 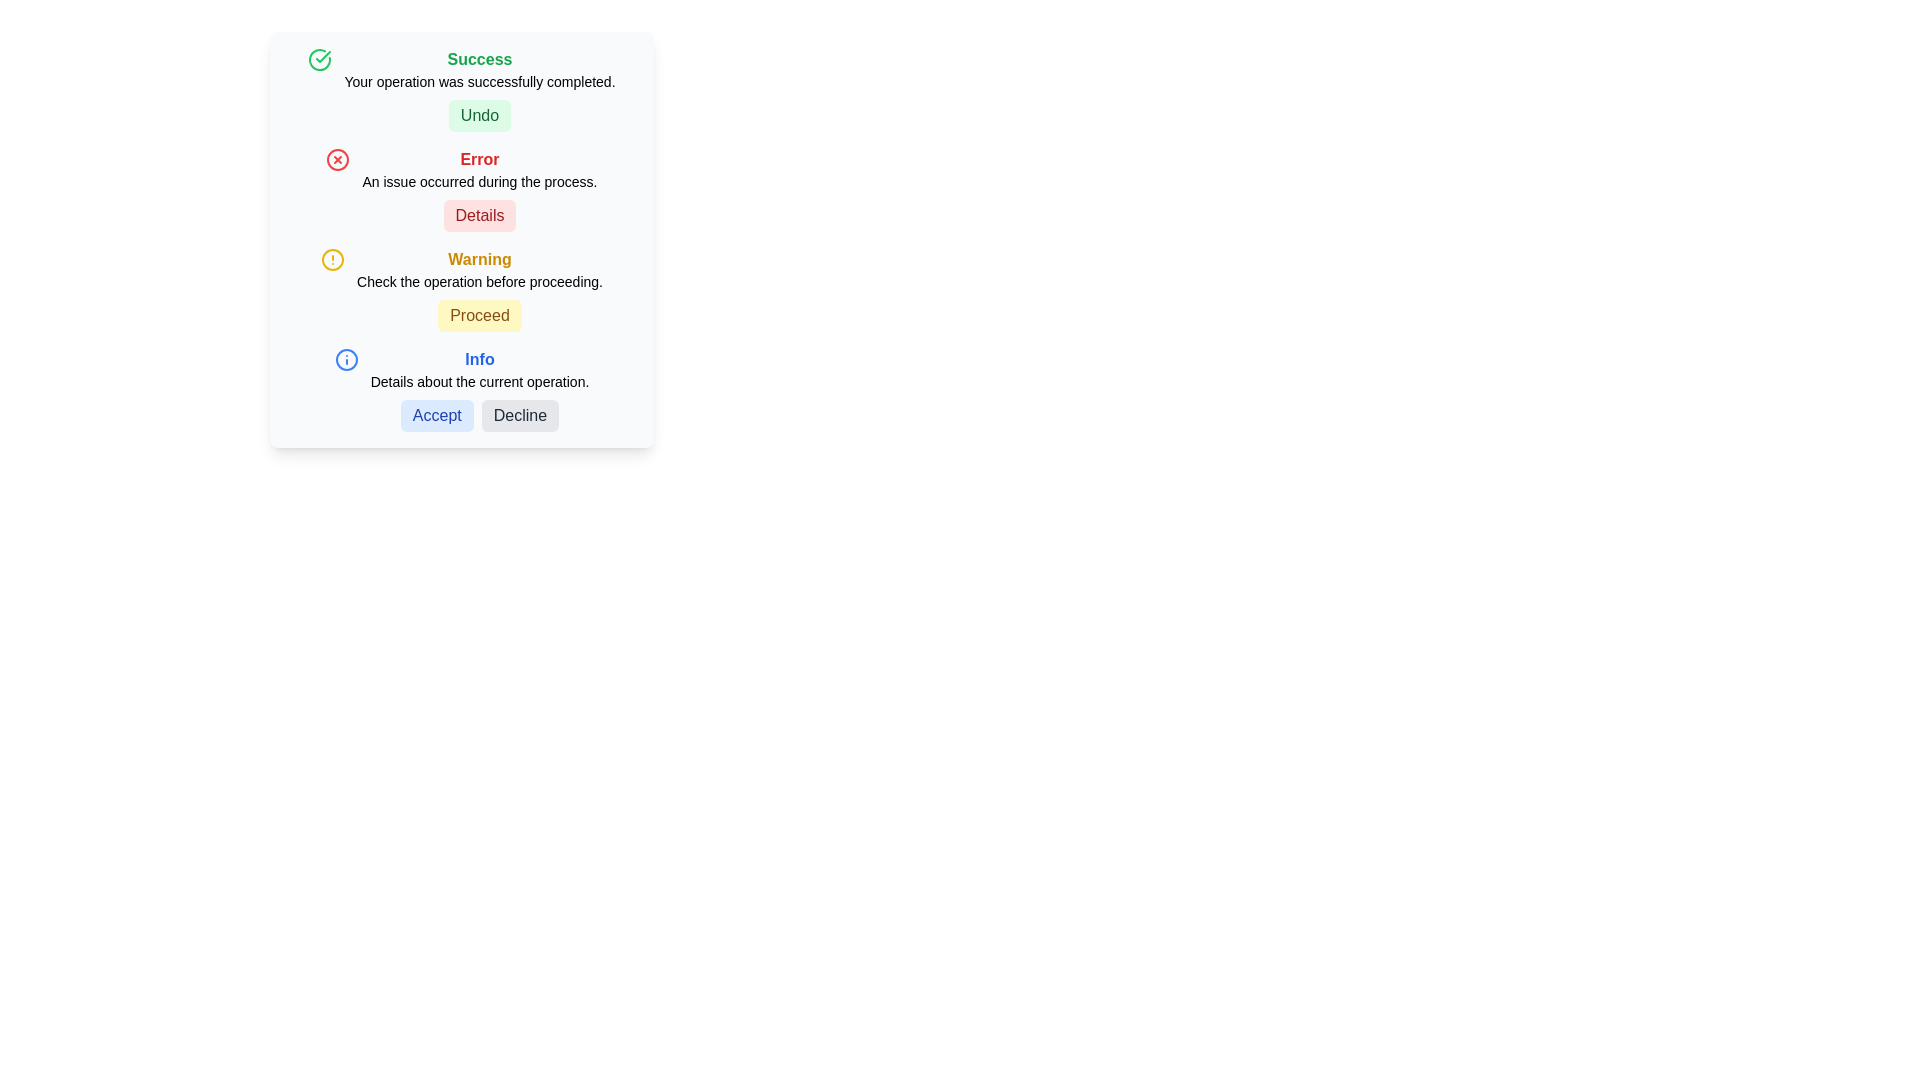 What do you see at coordinates (520, 415) in the screenshot?
I see `the 'Decline' button, which is a rectangular button with a light gray background and dark gray text, positioned to the right of the 'Accept' button at the bottom of the interface` at bounding box center [520, 415].